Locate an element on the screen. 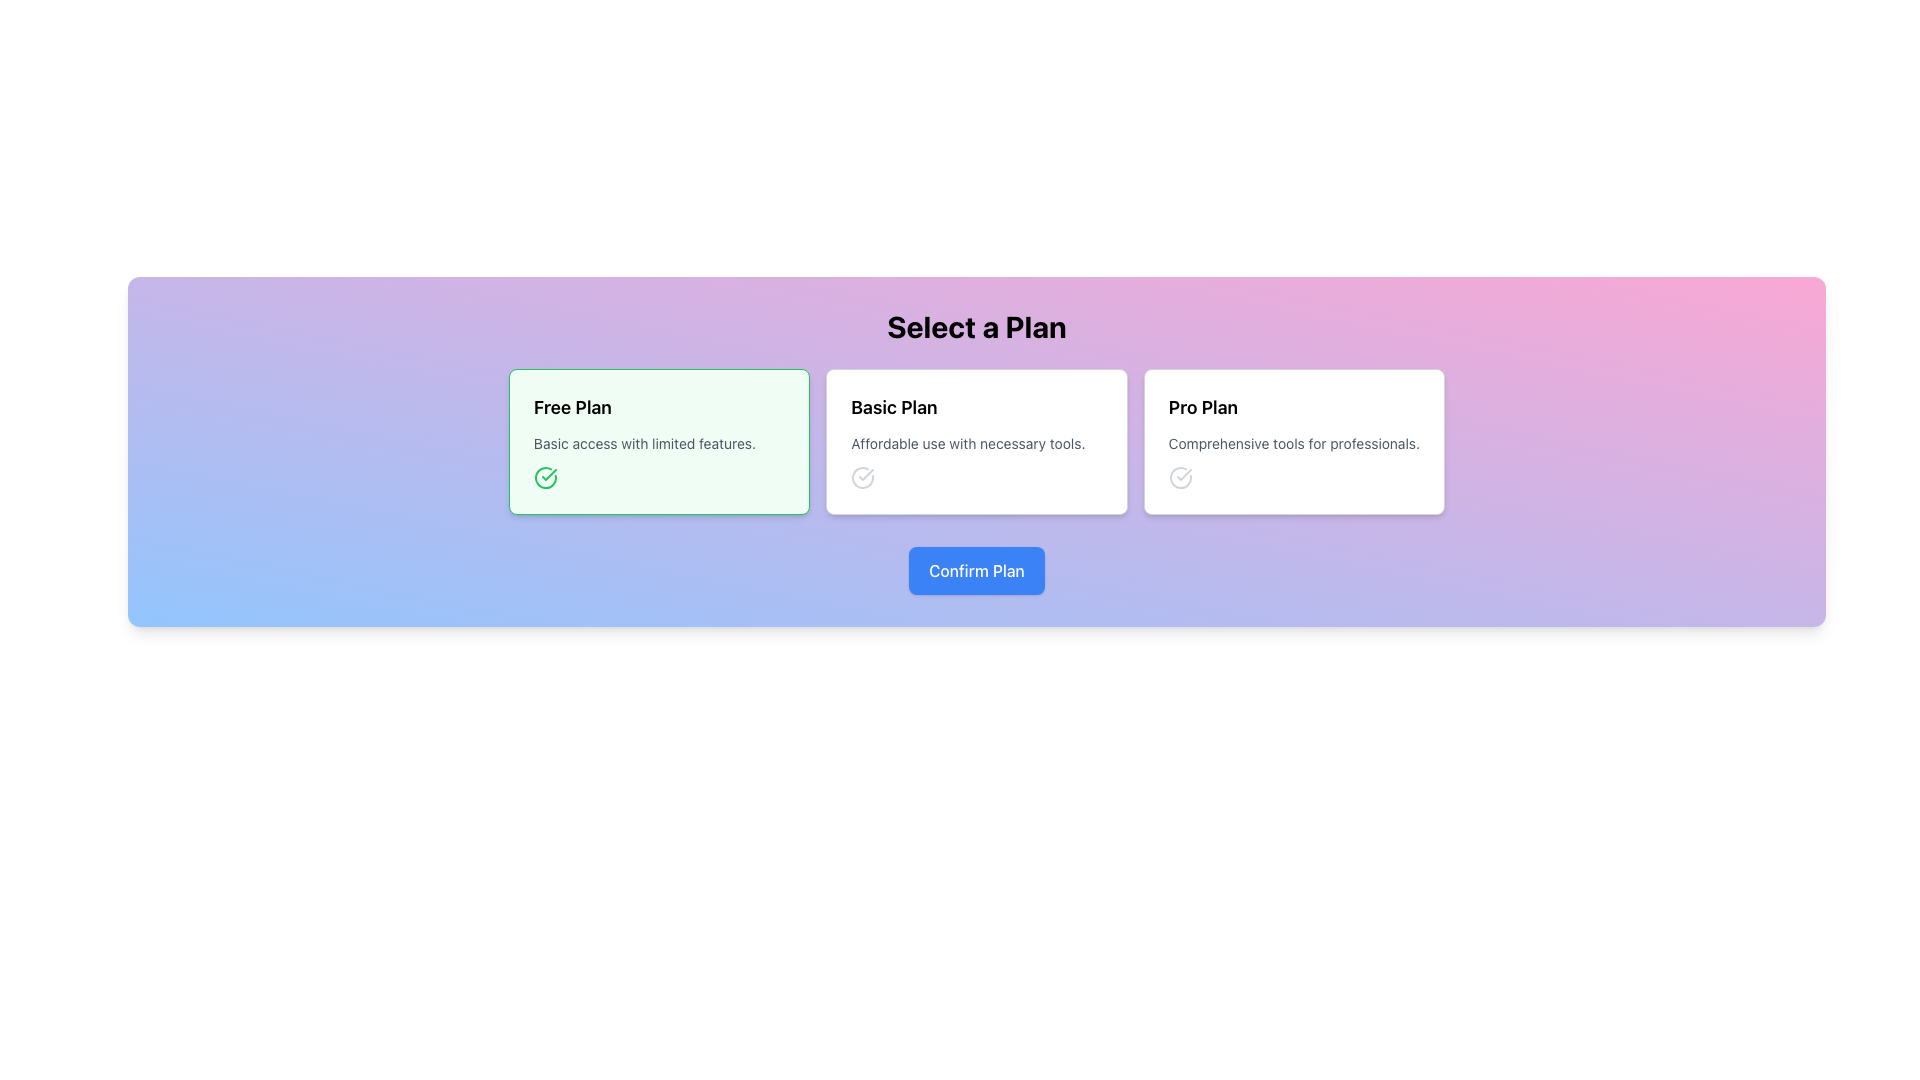 Image resolution: width=1920 pixels, height=1080 pixels. the circular icon with a checkmark inside it located at the bottom-right area of the 'Pro Plan' card, adjacent to the text 'Comprehensive tools for professionals.' is located at coordinates (1180, 478).